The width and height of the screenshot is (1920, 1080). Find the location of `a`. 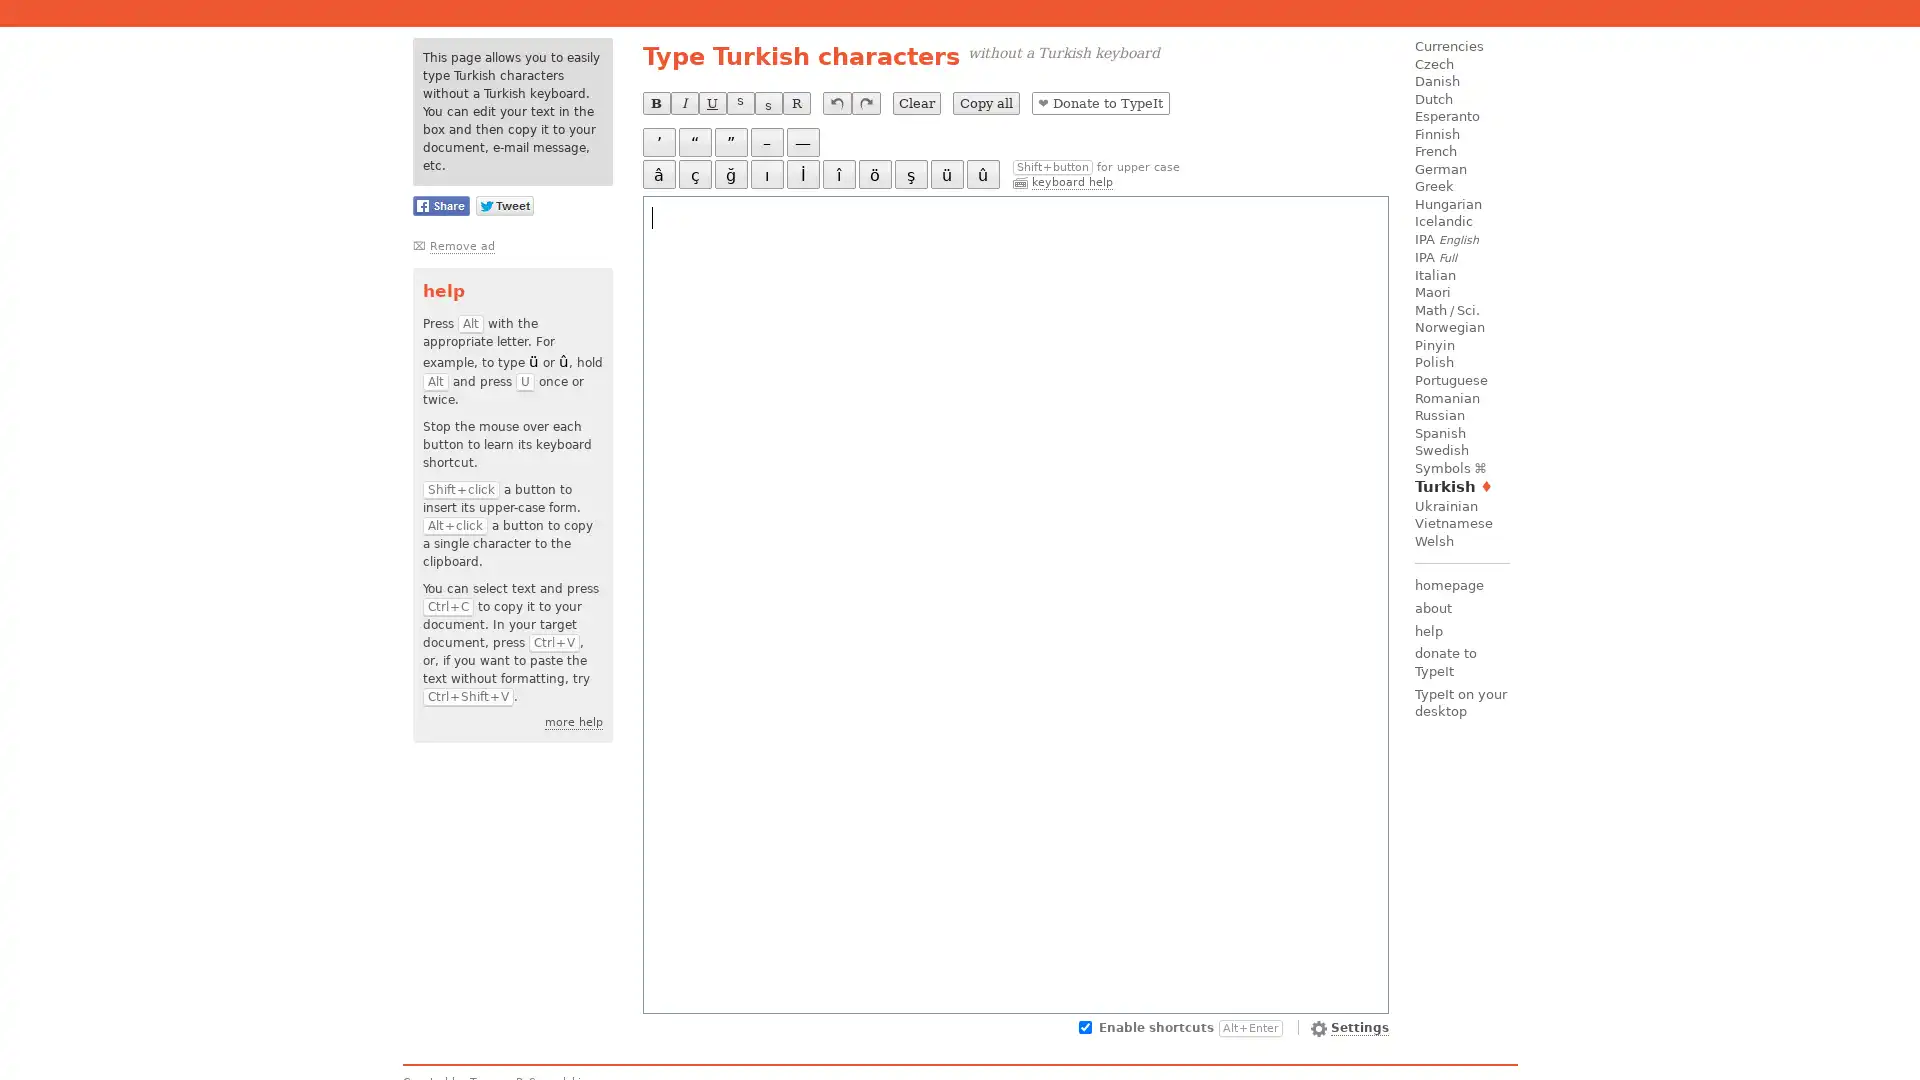

a is located at coordinates (658, 173).